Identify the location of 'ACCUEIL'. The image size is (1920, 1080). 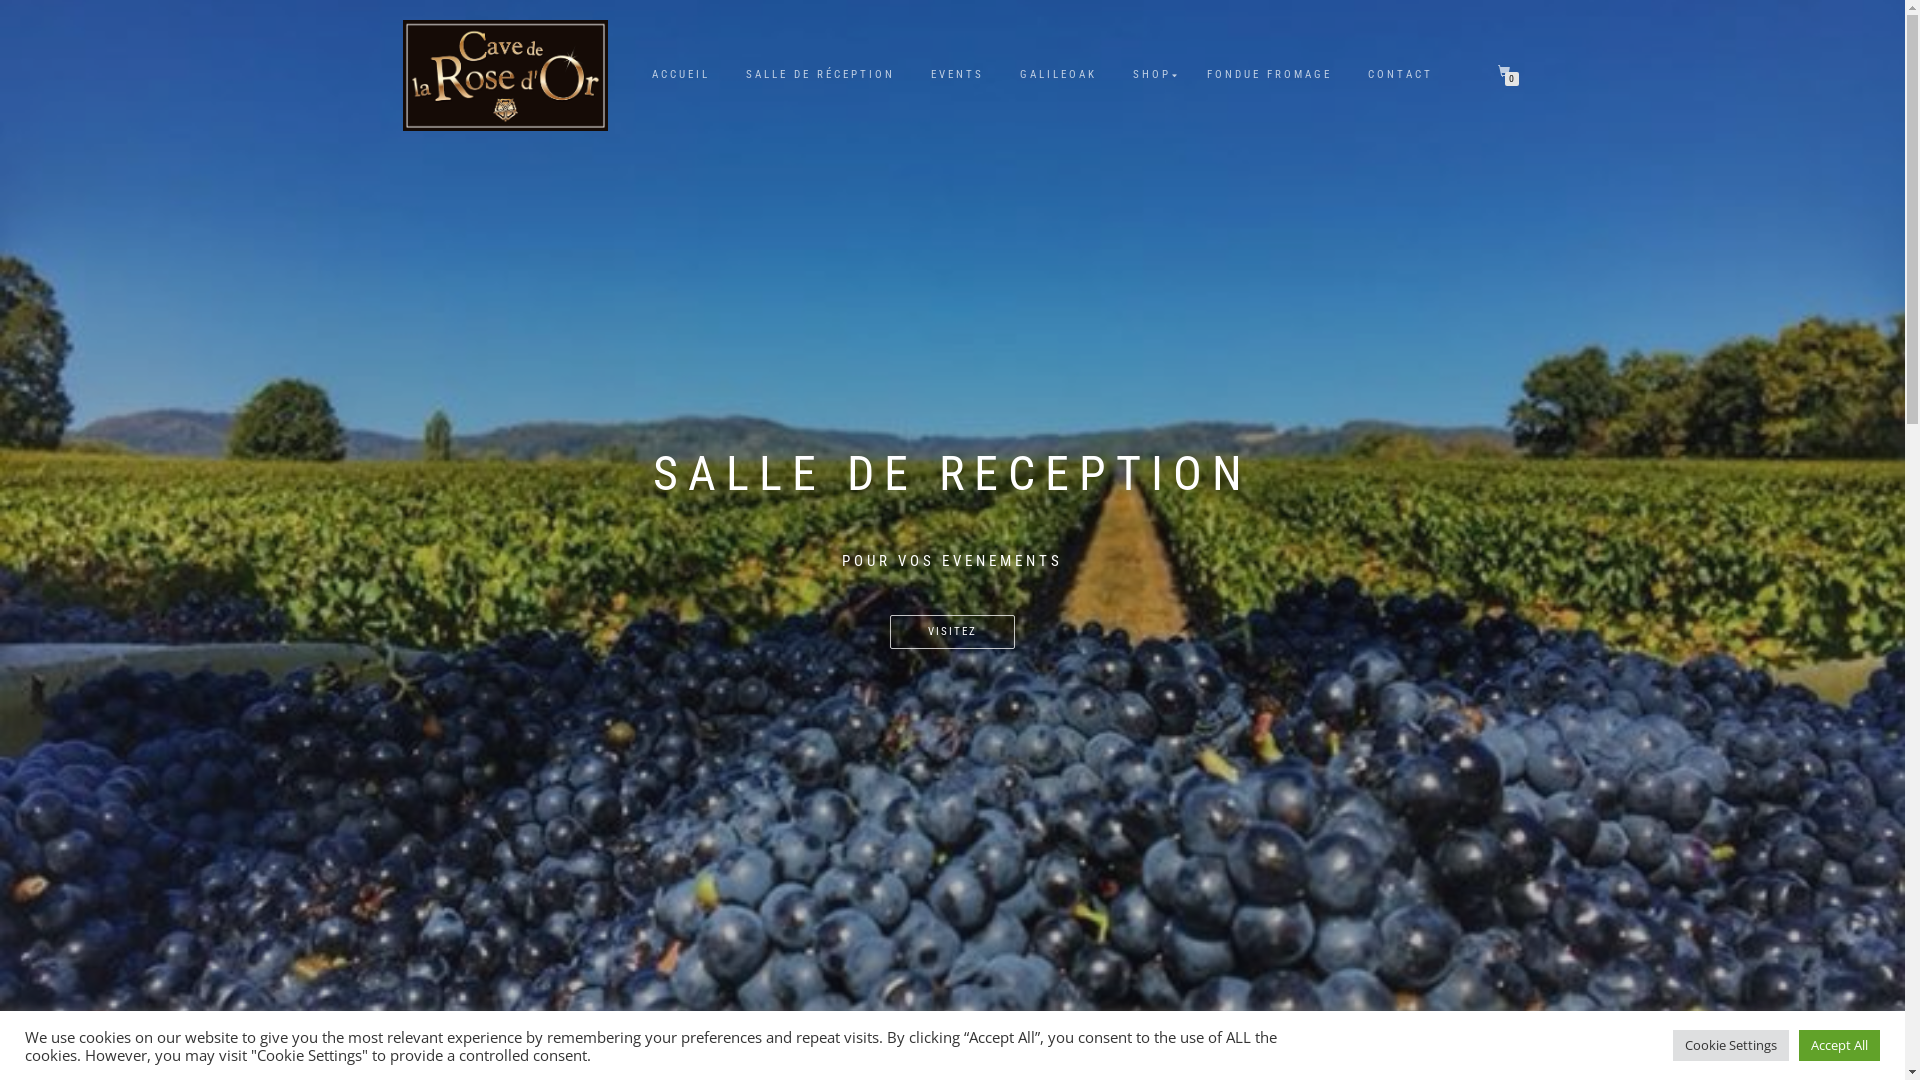
(680, 73).